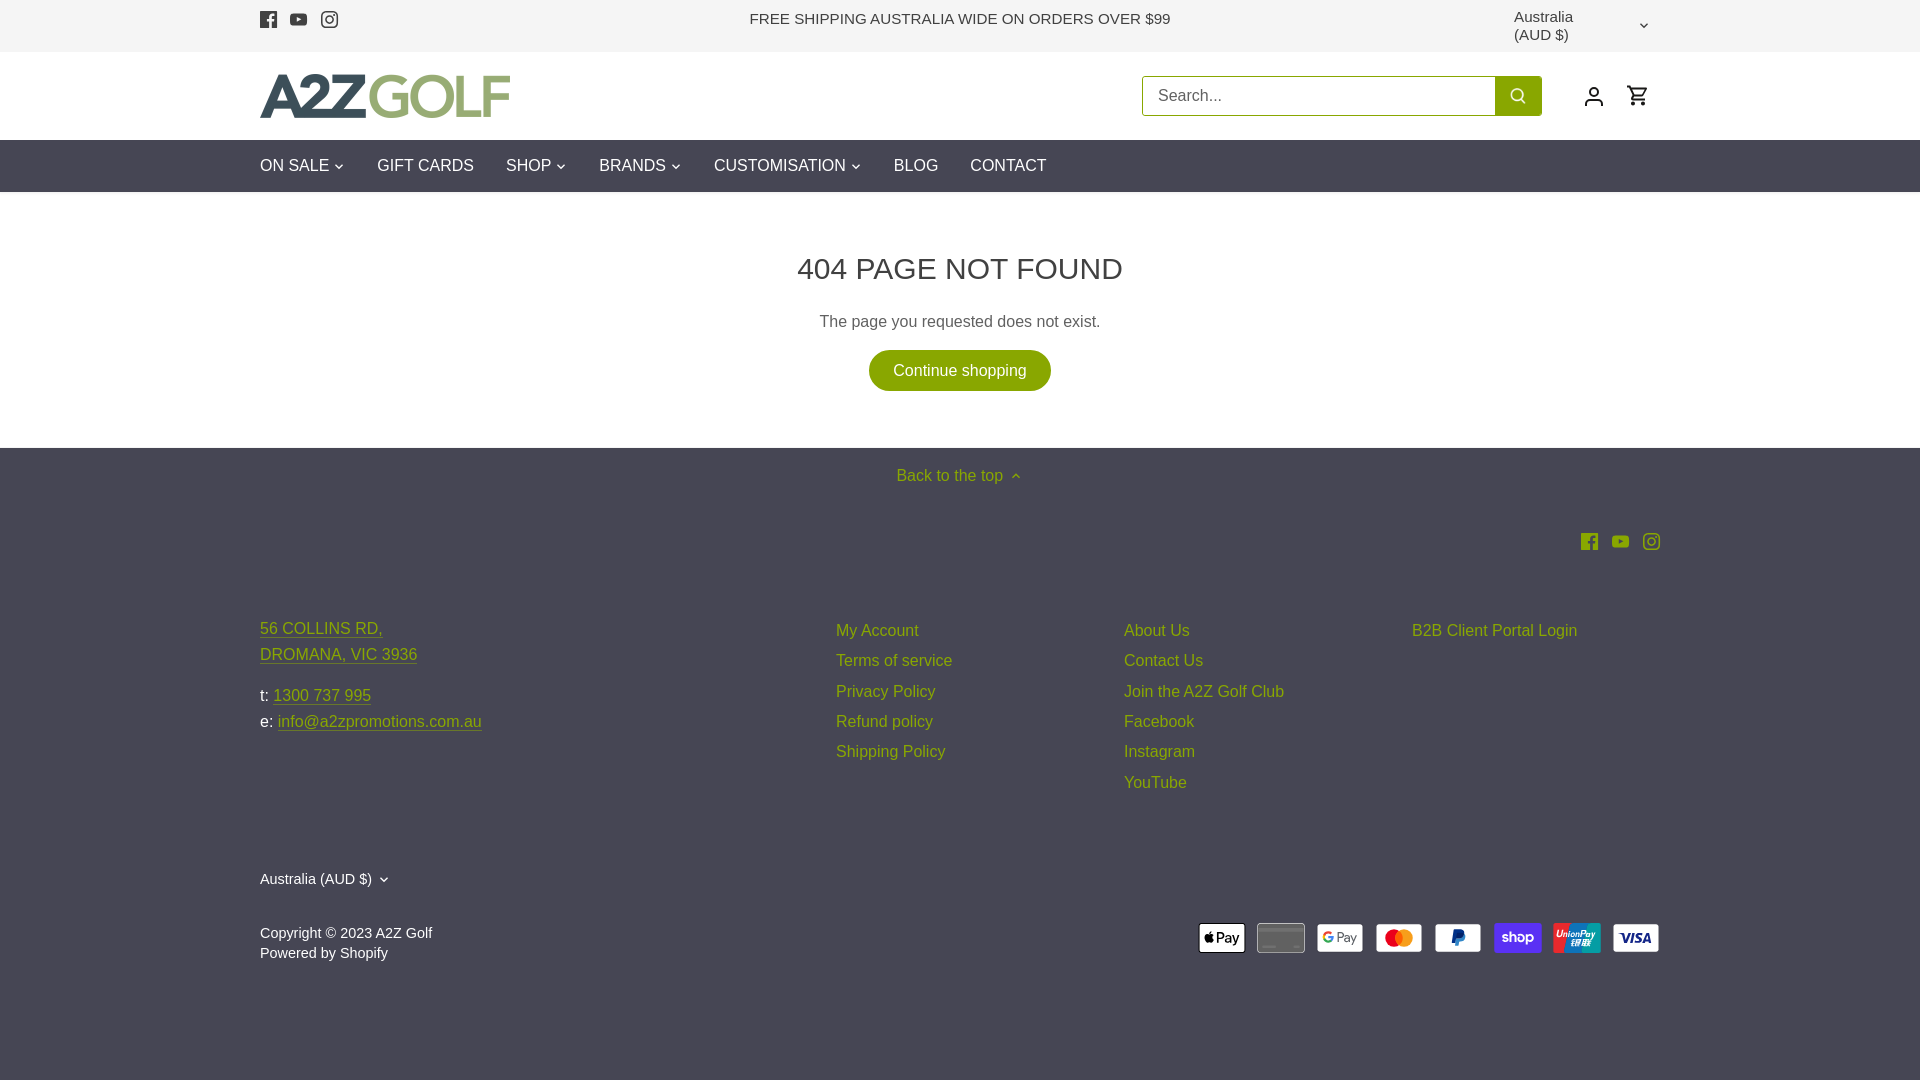 This screenshot has height=1080, width=1920. Describe the element at coordinates (301, 165) in the screenshot. I see `'ON SALE'` at that location.